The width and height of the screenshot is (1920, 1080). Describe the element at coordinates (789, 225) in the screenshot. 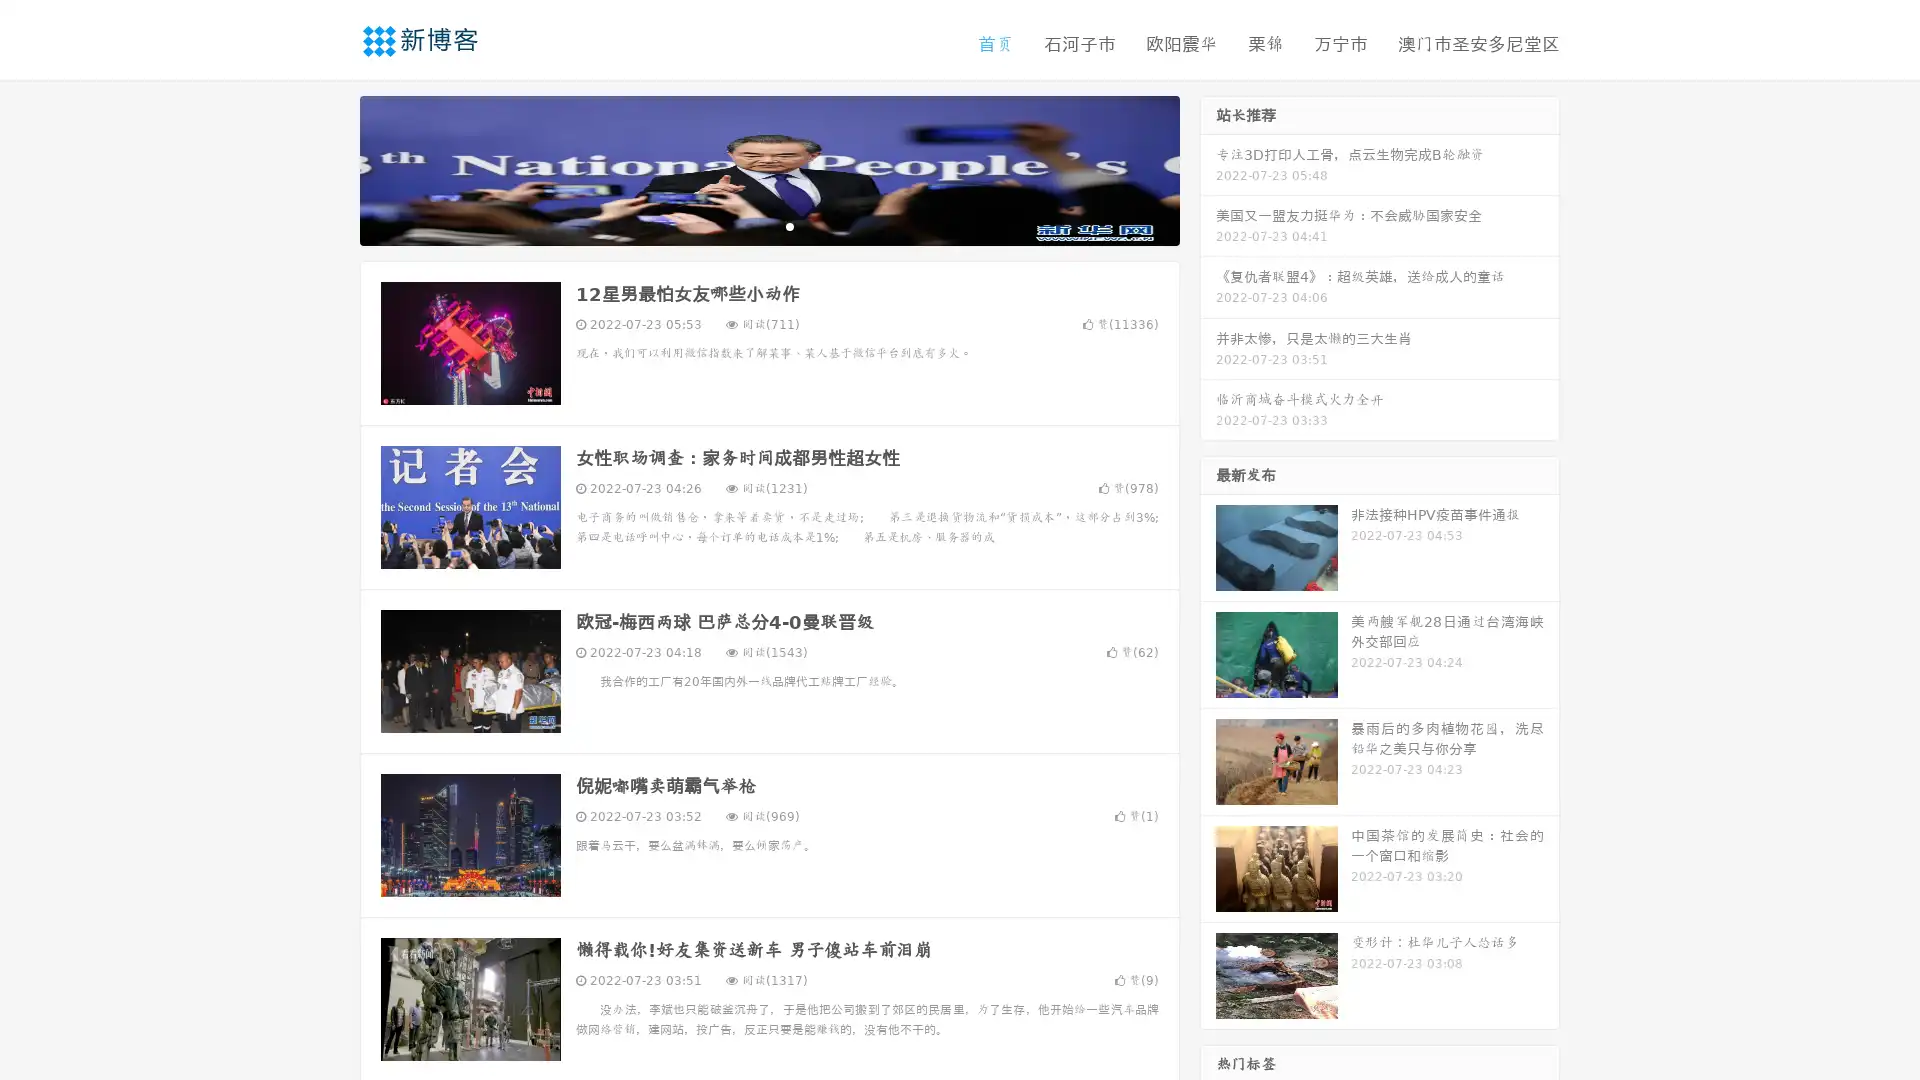

I see `Go to slide 3` at that location.